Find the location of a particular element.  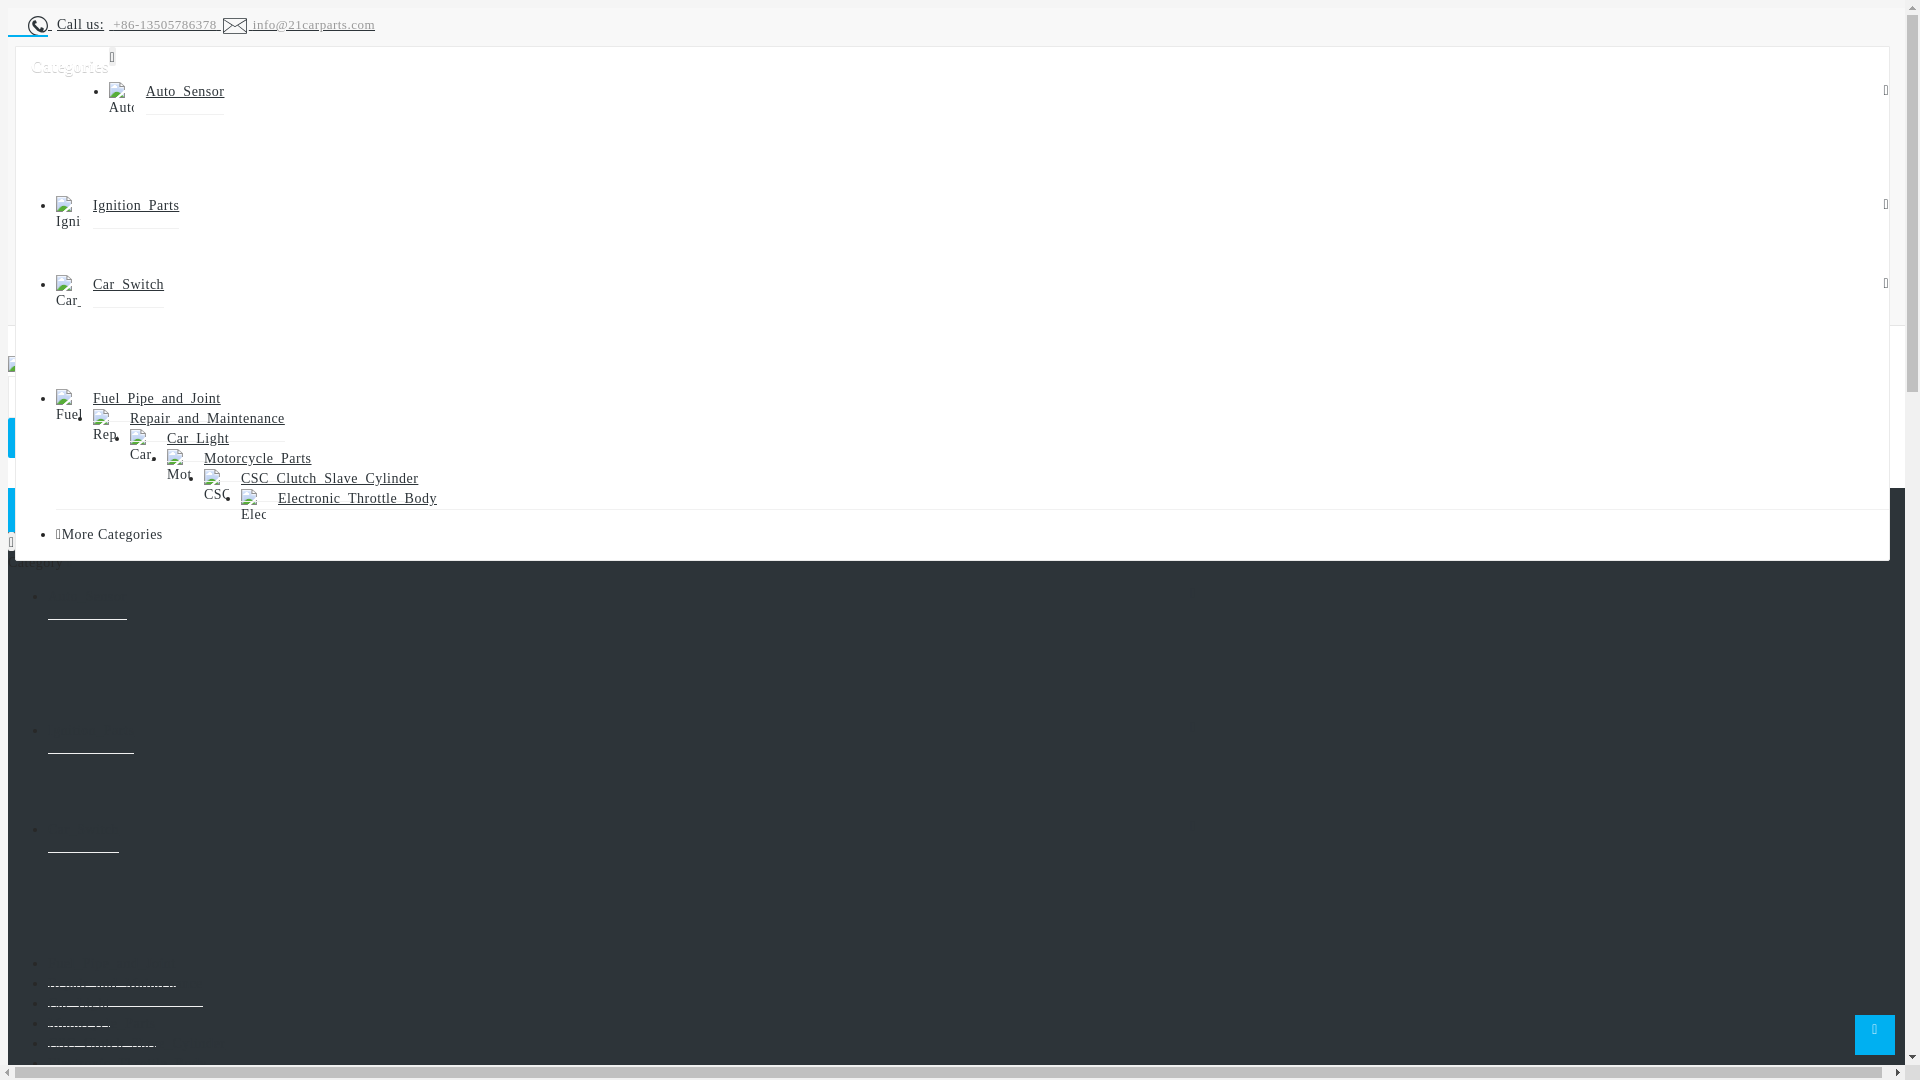

'0 item(s) - $0.00' is located at coordinates (80, 438).